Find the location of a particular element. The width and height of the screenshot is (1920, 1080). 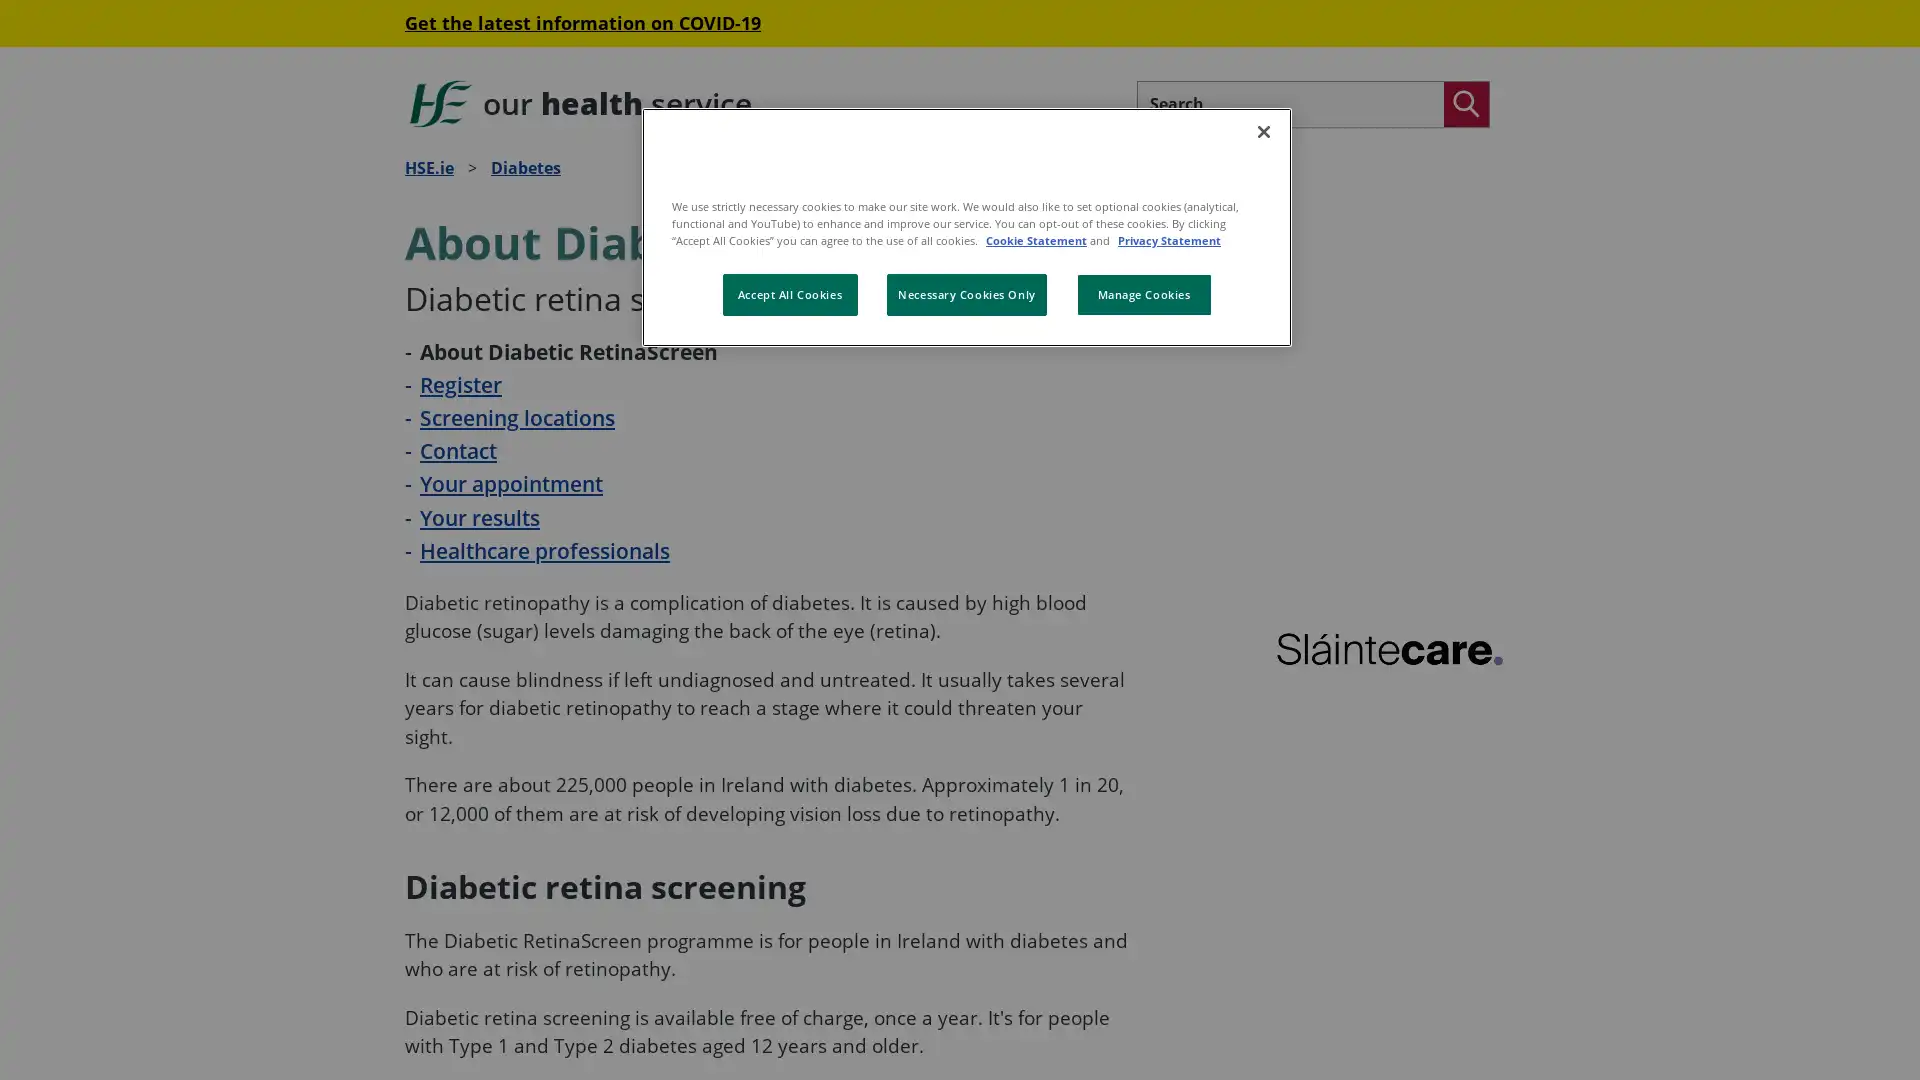

Accept All Cookies is located at coordinates (788, 294).